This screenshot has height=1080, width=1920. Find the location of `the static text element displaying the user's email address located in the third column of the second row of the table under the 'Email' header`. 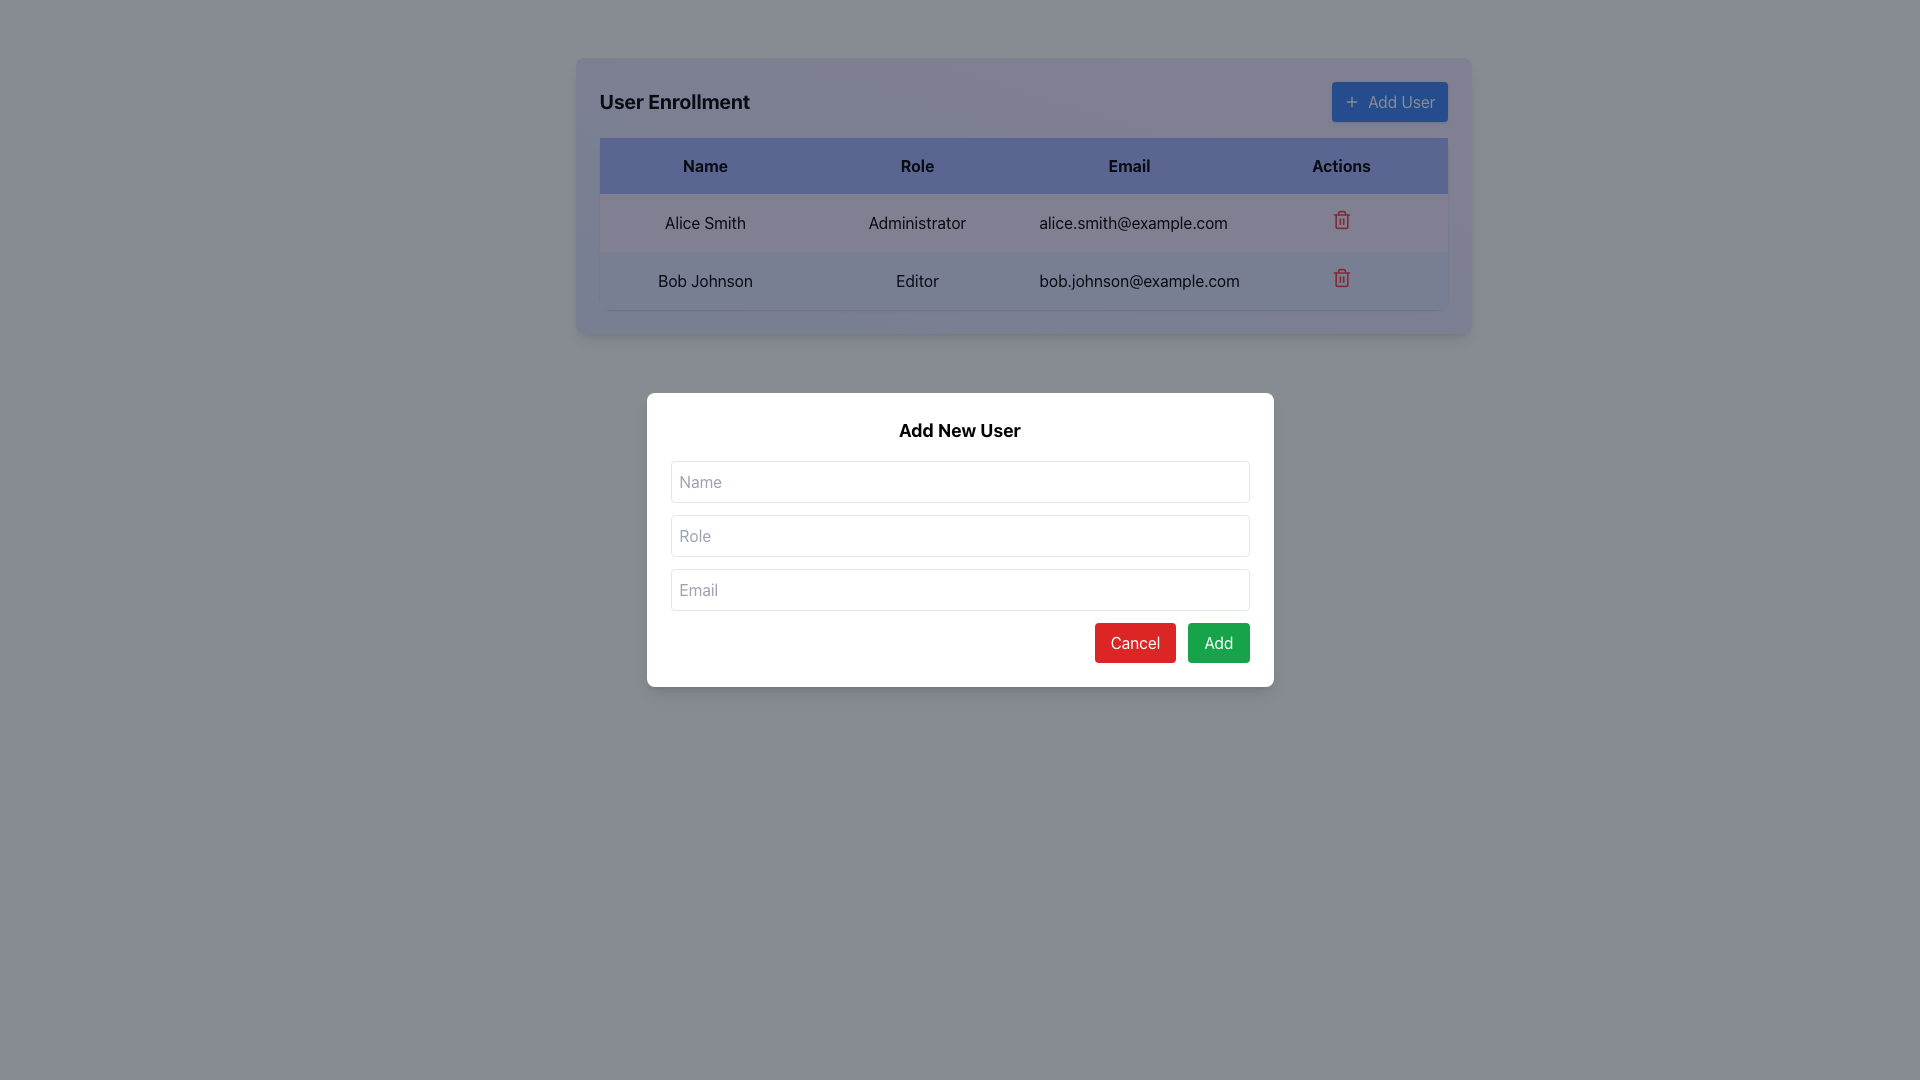

the static text element displaying the user's email address located in the third column of the second row of the table under the 'Email' header is located at coordinates (1129, 281).